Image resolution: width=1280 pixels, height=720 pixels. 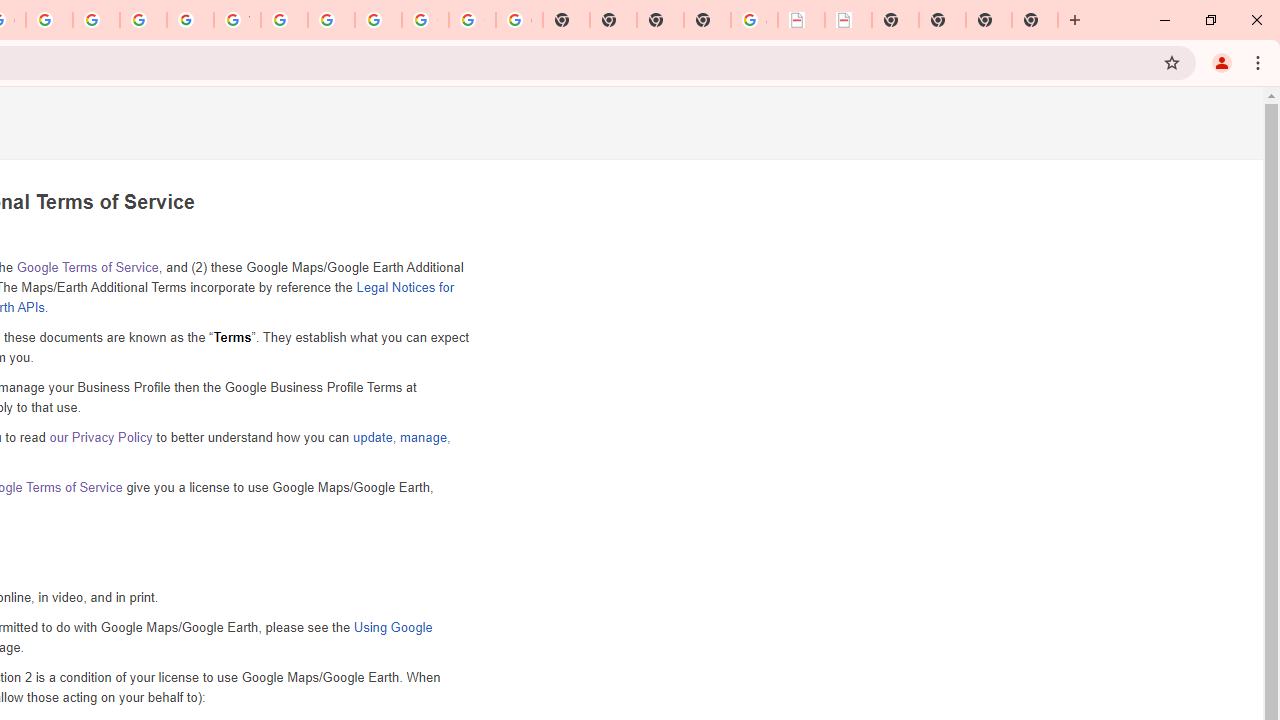 I want to click on 'our Privacy Policy', so click(x=100, y=436).